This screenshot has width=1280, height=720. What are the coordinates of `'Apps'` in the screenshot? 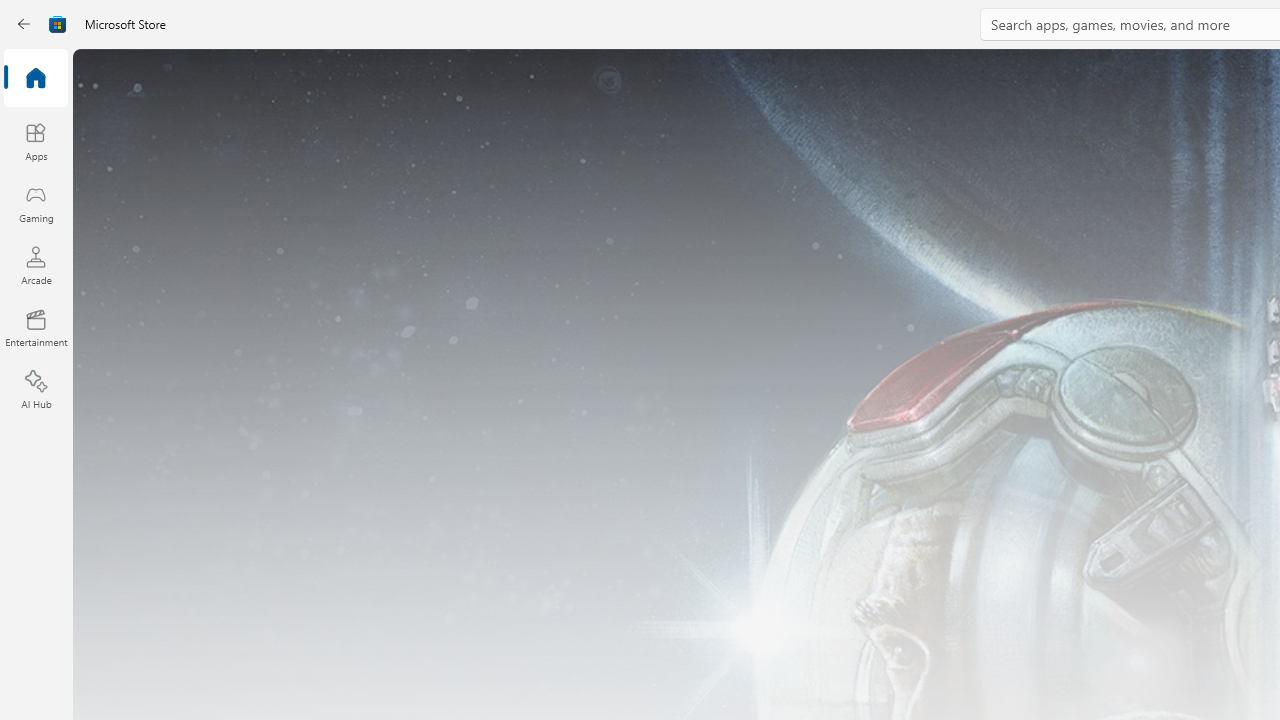 It's located at (35, 140).